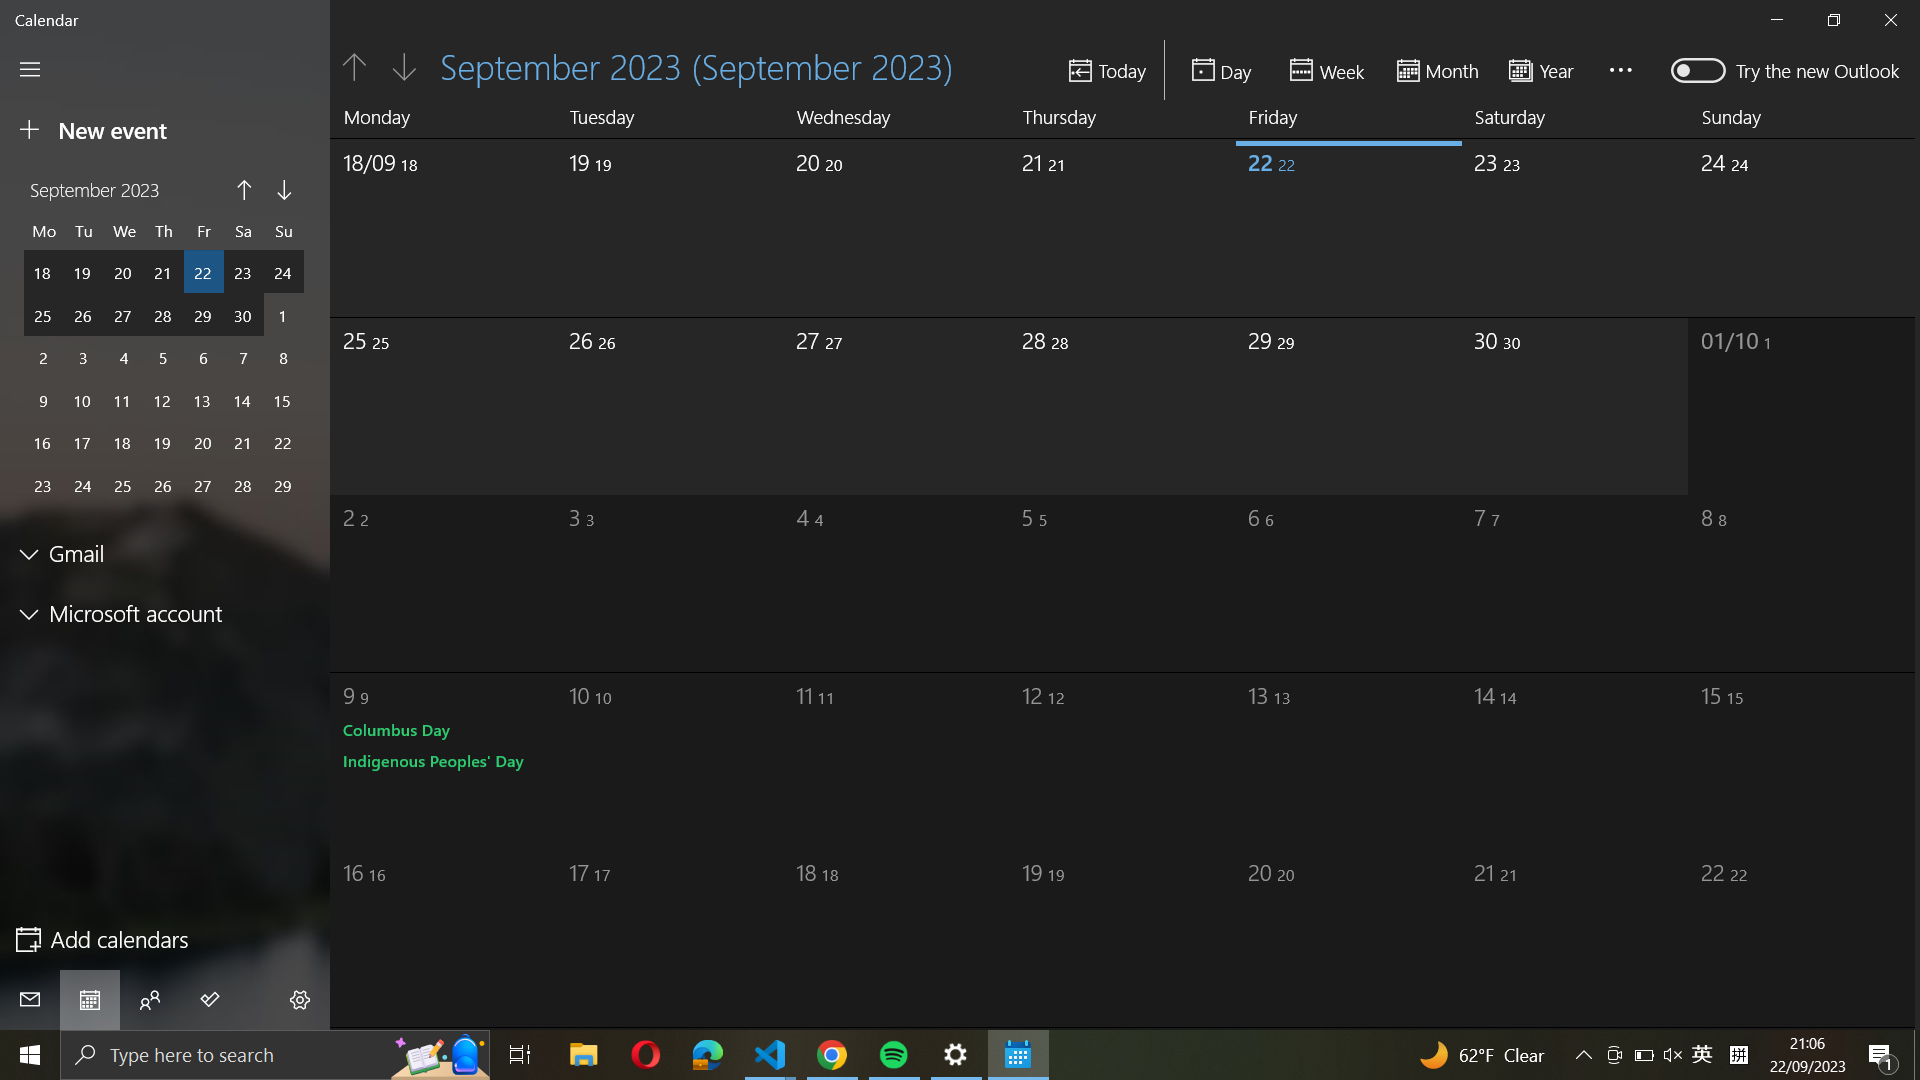 The height and width of the screenshot is (1080, 1920). I want to click on the date 18th of September, so click(425, 220).